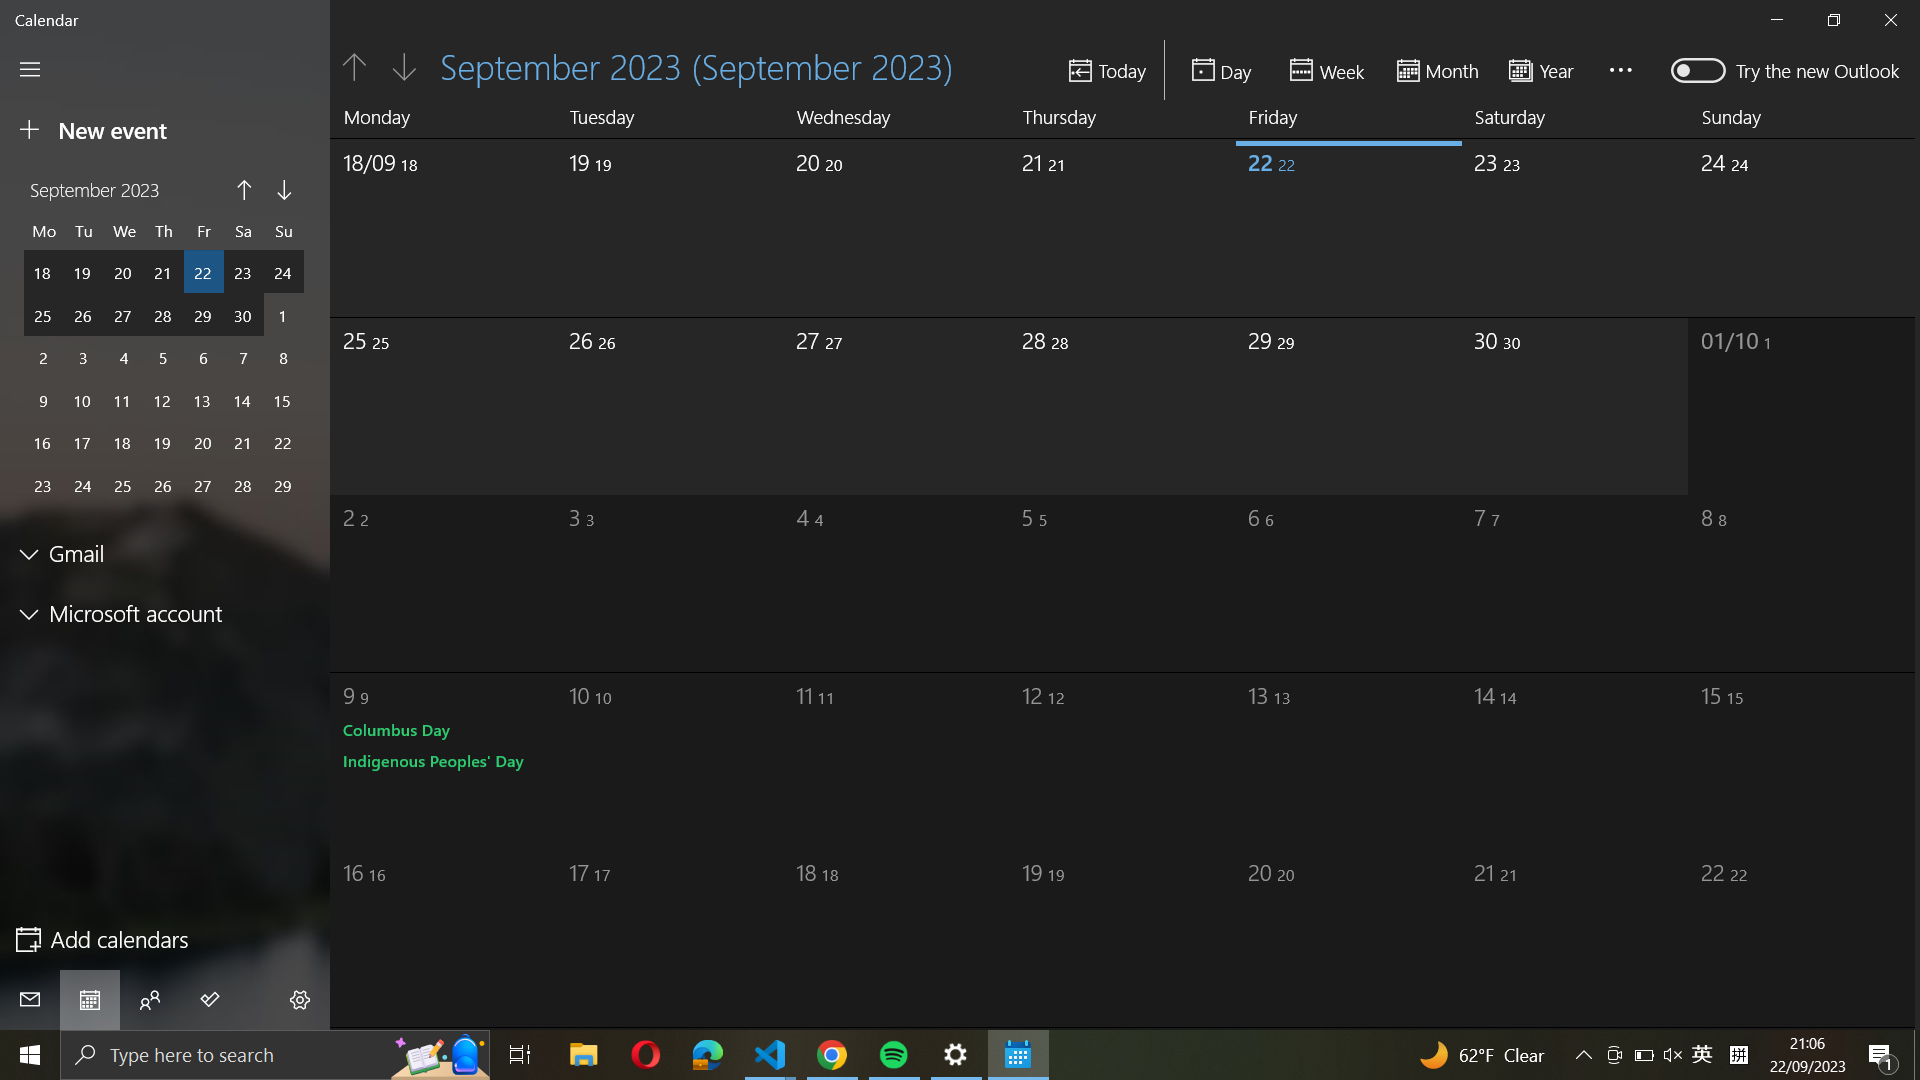 The height and width of the screenshot is (1080, 1920). I want to click on the date 18th of September, so click(425, 220).